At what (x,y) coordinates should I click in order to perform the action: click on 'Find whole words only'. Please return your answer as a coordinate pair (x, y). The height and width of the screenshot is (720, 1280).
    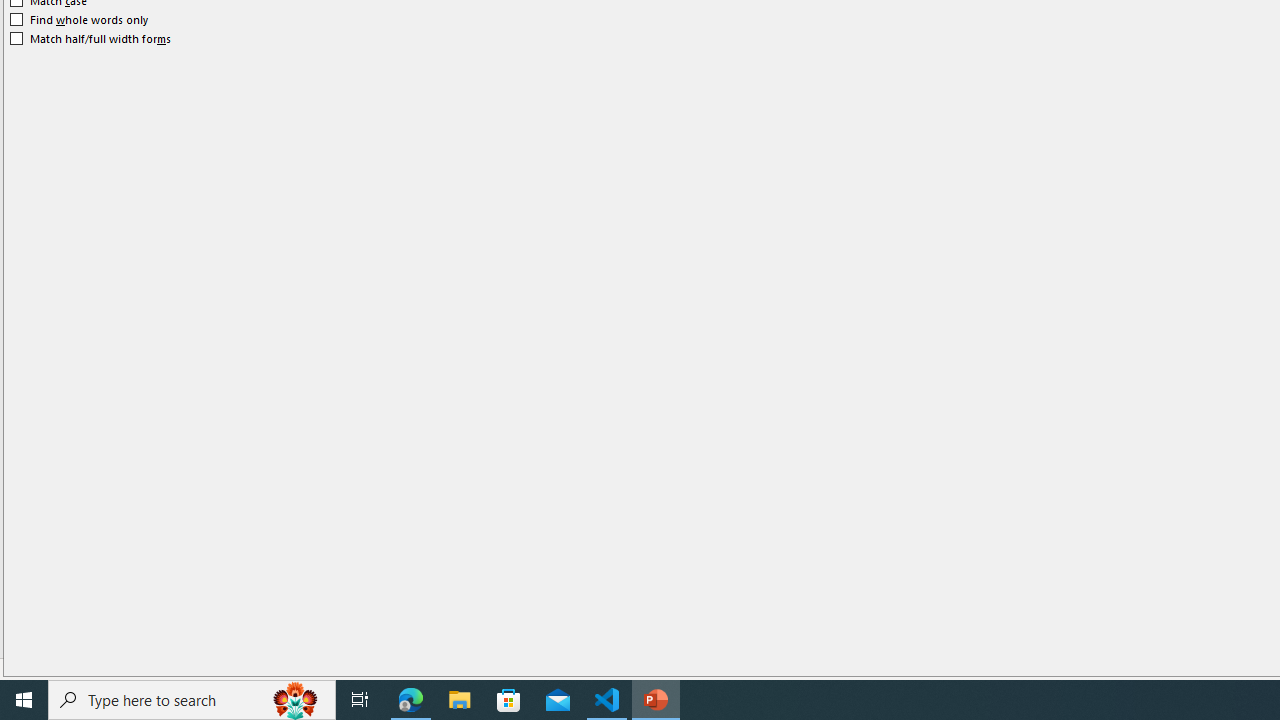
    Looking at the image, I should click on (80, 20).